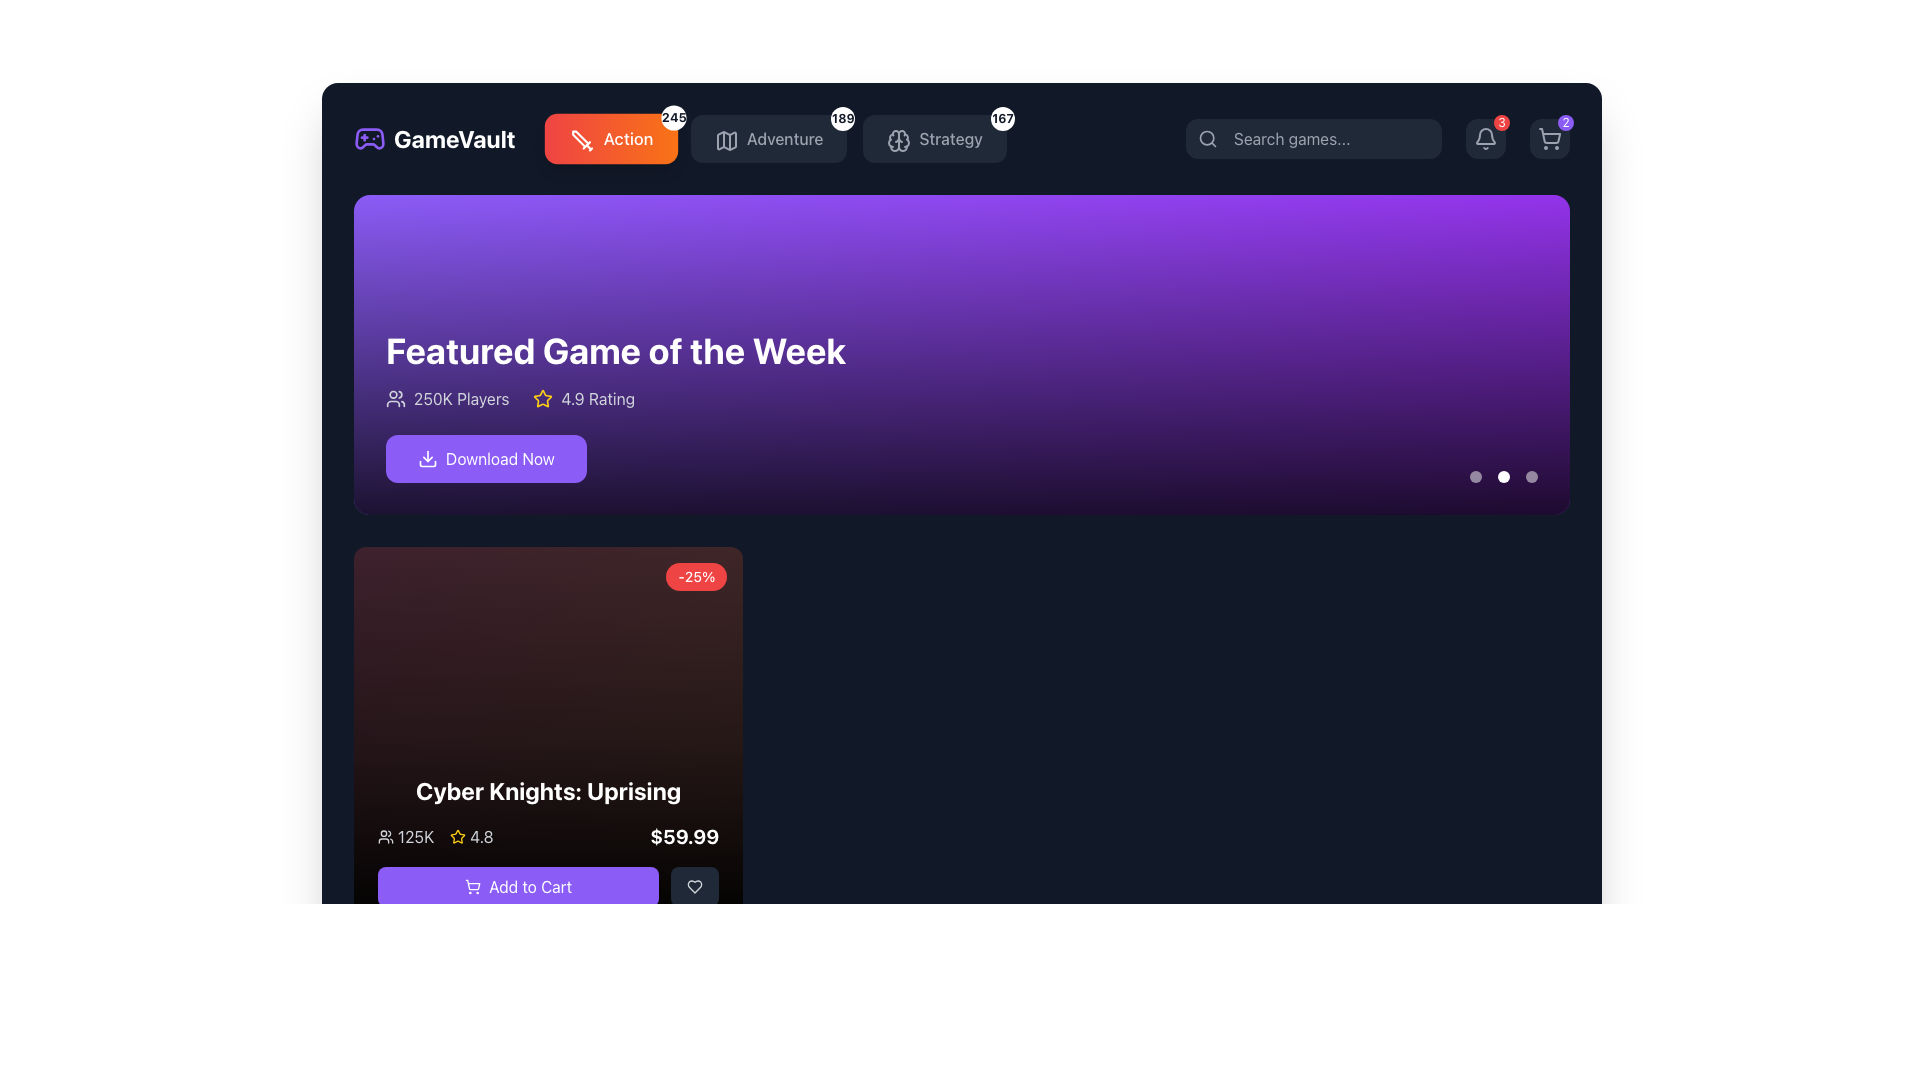 This screenshot has height=1080, width=1920. I want to click on information presented in the composite data display component located below the title of 'Featured Game of the Week', which shows the number of players and the average rating, so click(615, 398).